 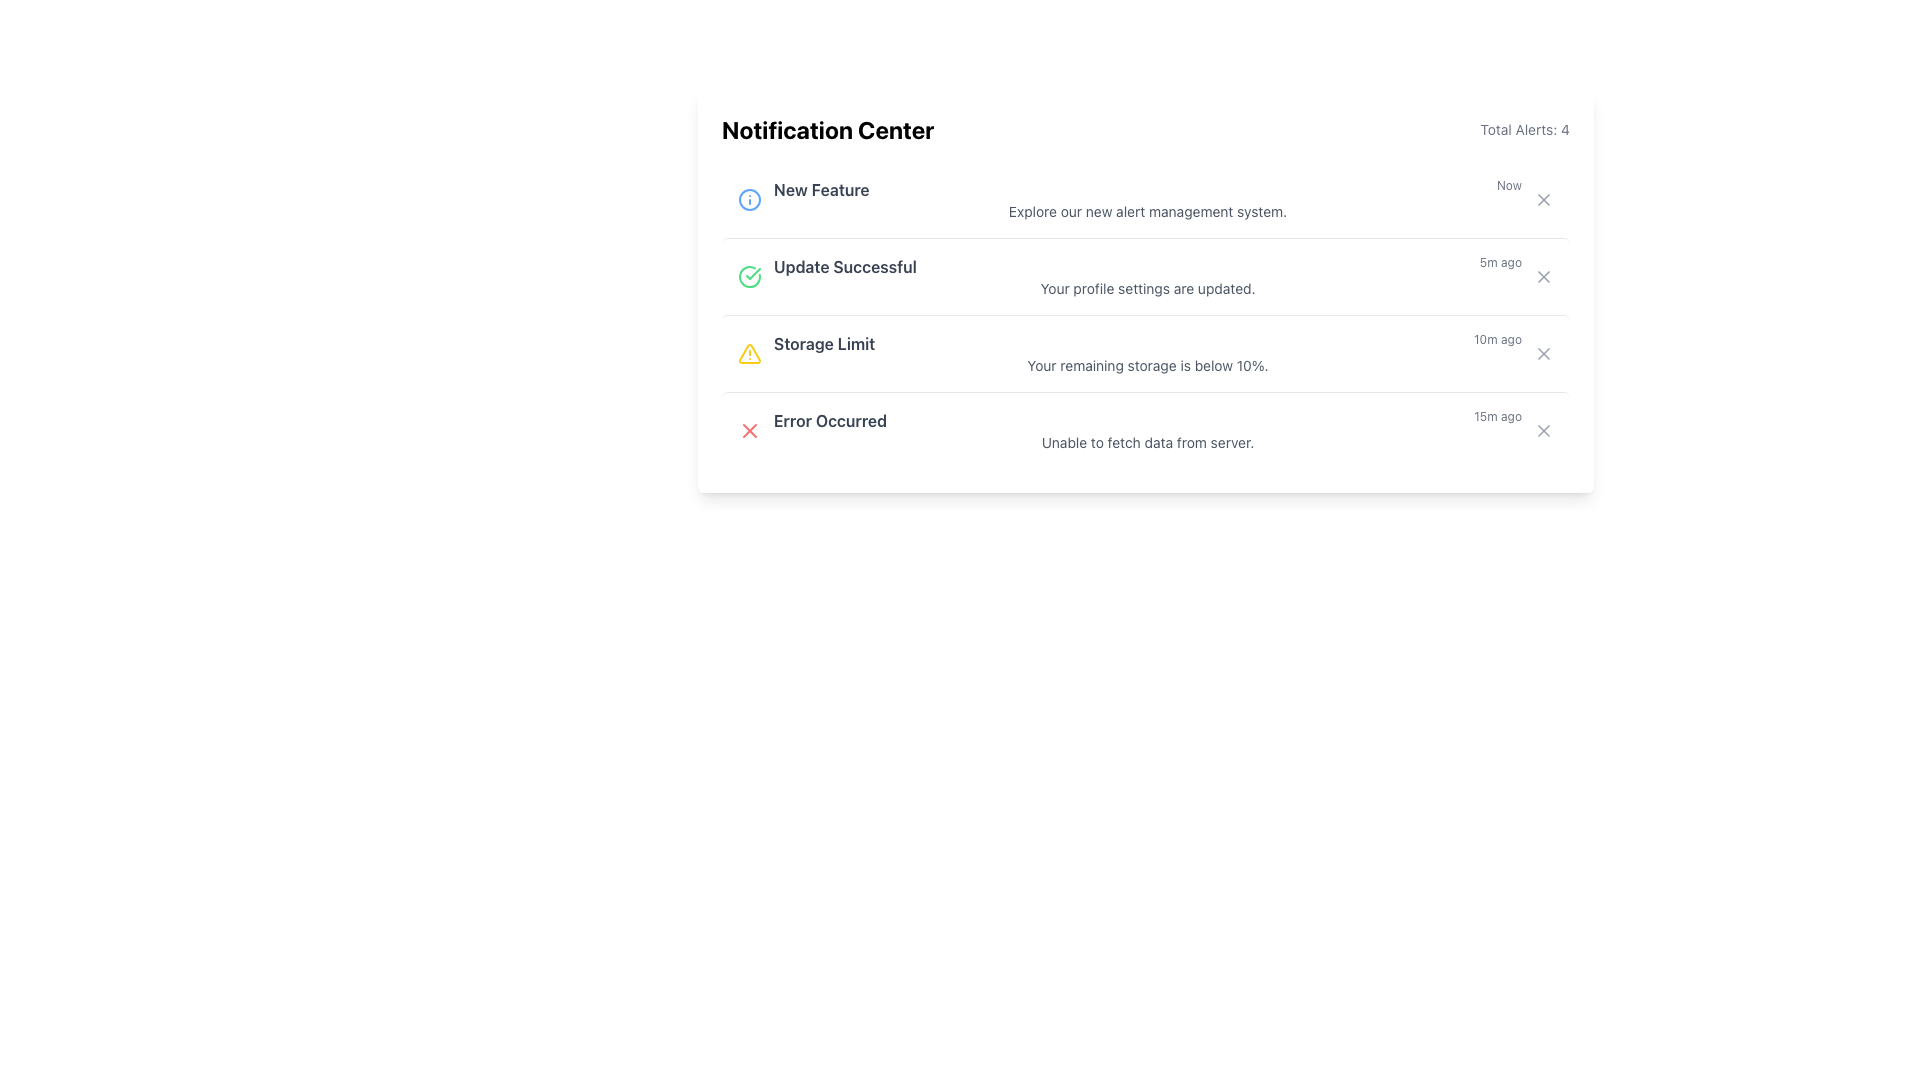 What do you see at coordinates (748, 200) in the screenshot?
I see `the small circular icon with a blue outline that resembles an information or alert symbol, located adjacent to the label 'New Feature' in the notification interface` at bounding box center [748, 200].